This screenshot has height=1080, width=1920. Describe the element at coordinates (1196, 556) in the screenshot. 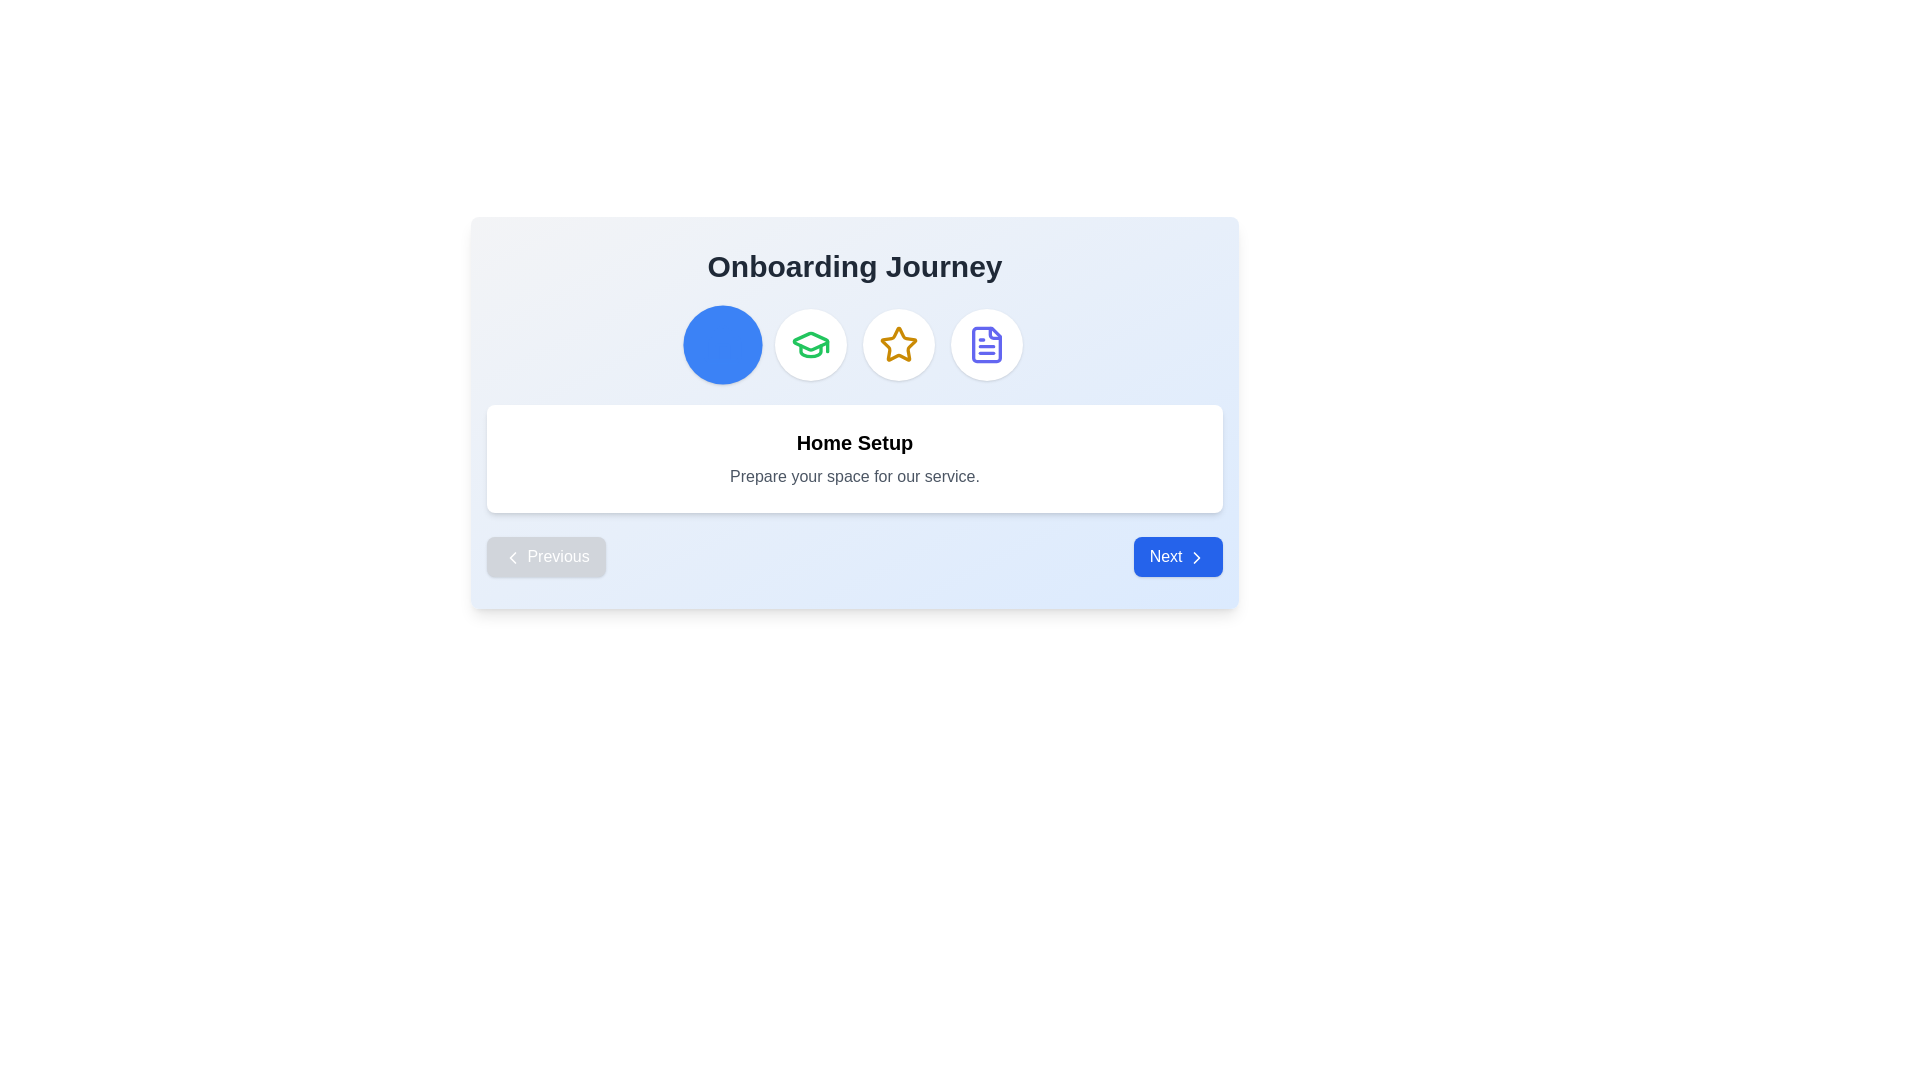

I see `the right-pointing chevron icon located within the blue 'Next' button at the bottom-right corner of the interface` at that location.